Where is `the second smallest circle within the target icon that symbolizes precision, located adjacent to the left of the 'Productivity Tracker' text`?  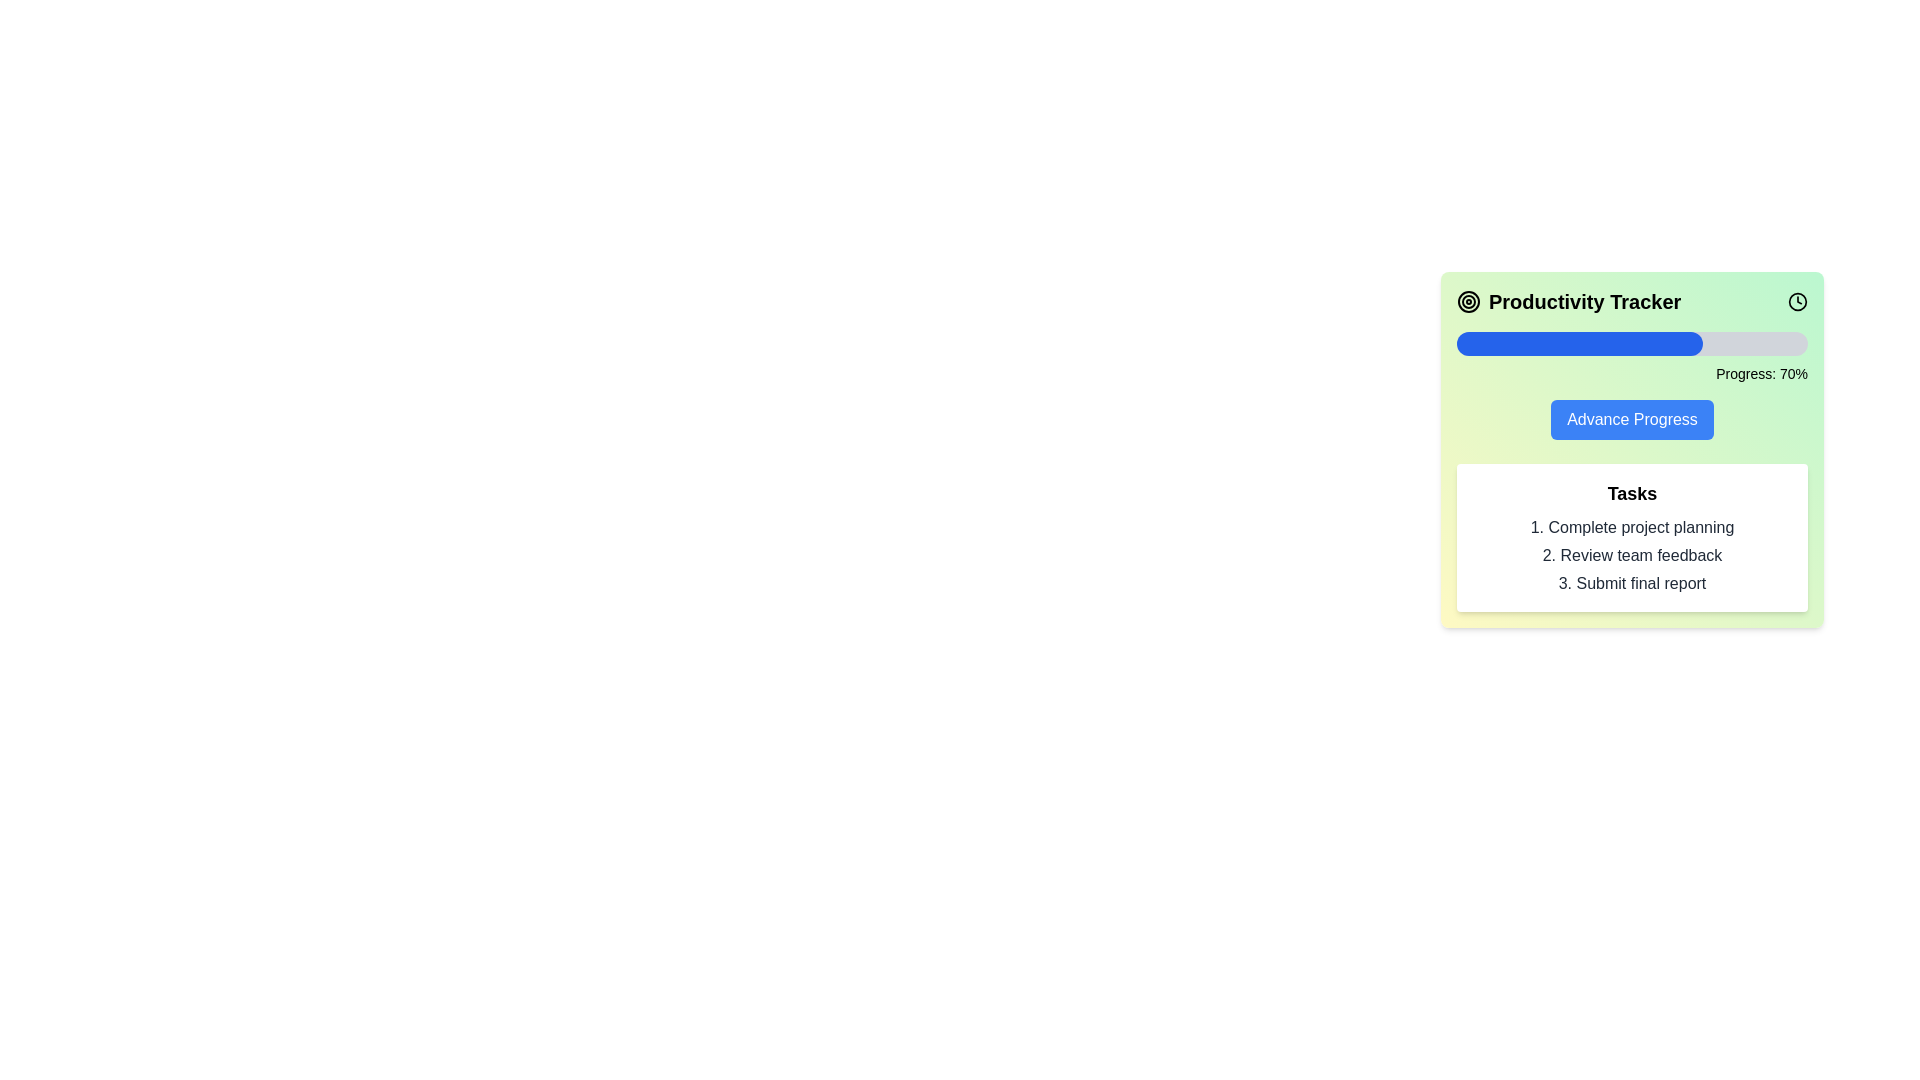
the second smallest circle within the target icon that symbolizes precision, located adjacent to the left of the 'Productivity Tracker' text is located at coordinates (1468, 301).